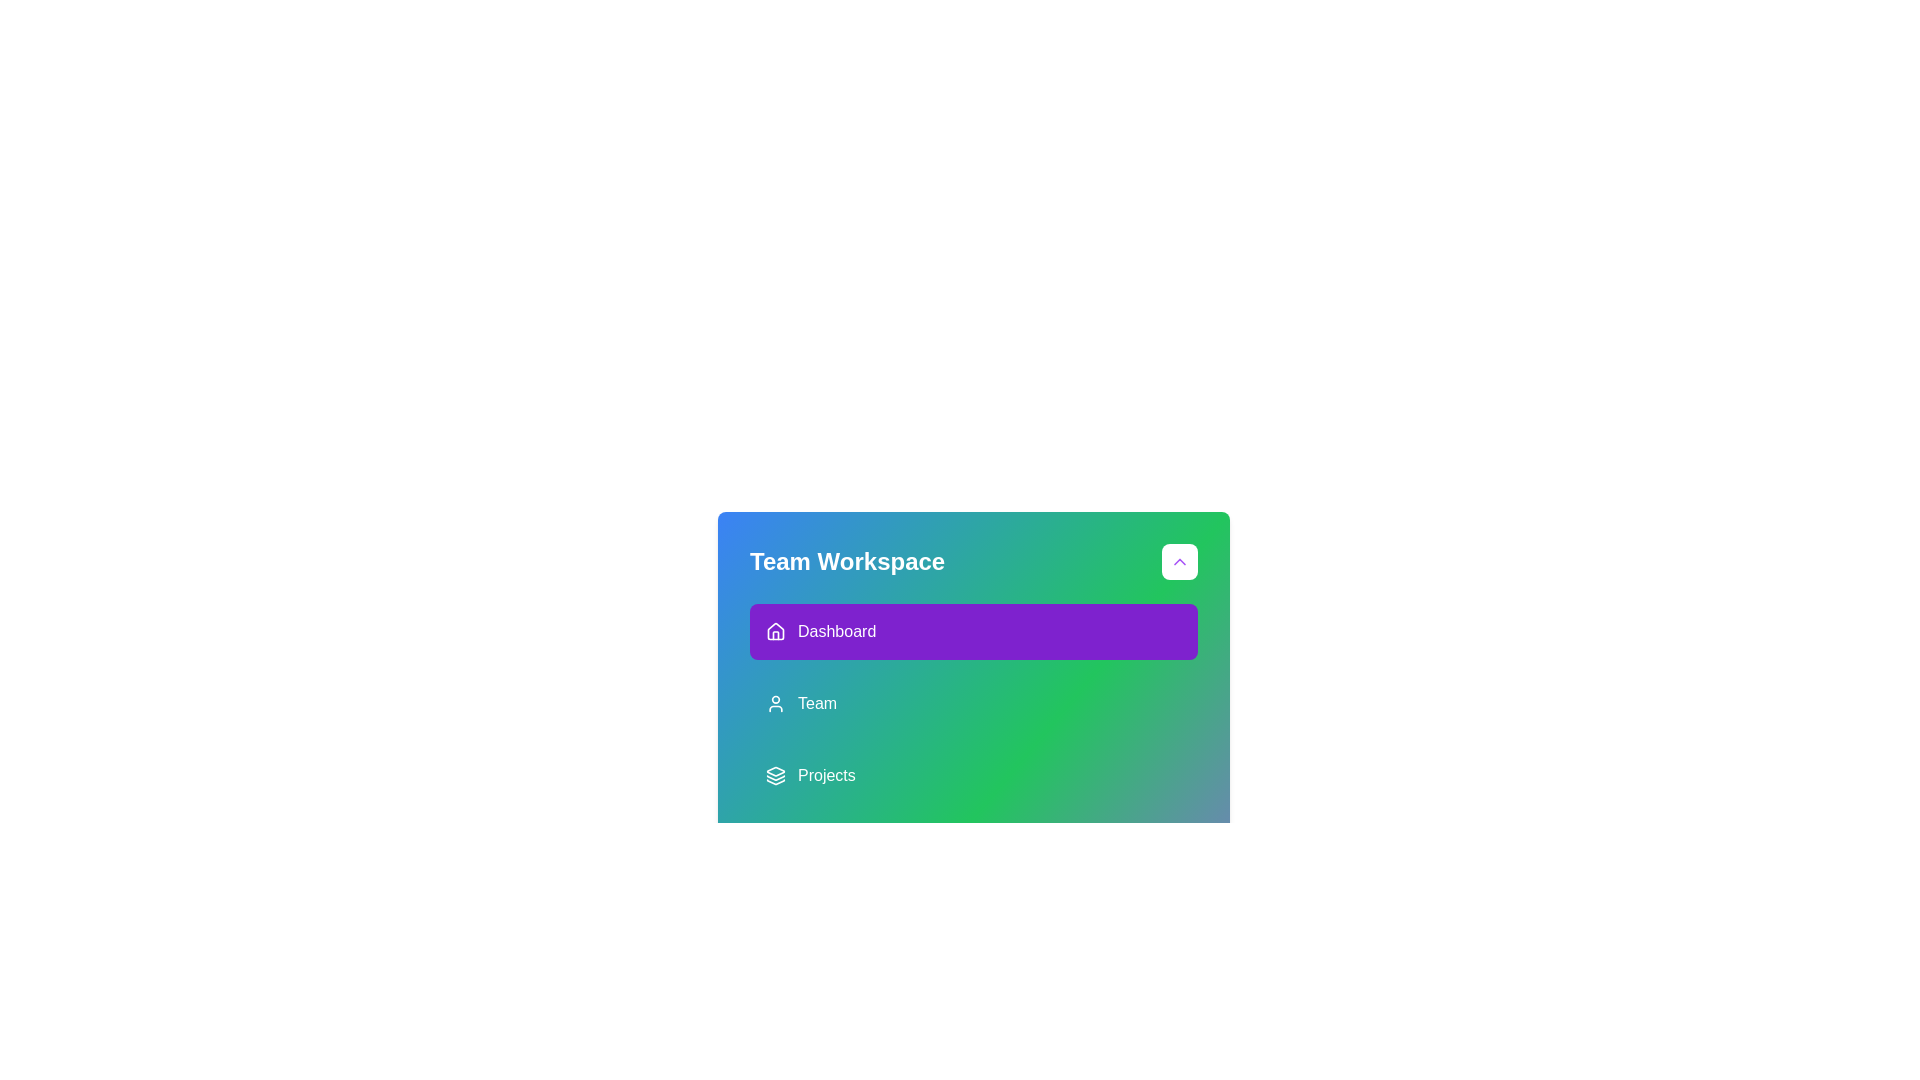 This screenshot has height=1080, width=1920. Describe the element at coordinates (1180, 562) in the screenshot. I see `the toggle button located in the top-right corner of the 'Team Workspace' bar, adjacent to the text 'Team Workspace'` at that location.